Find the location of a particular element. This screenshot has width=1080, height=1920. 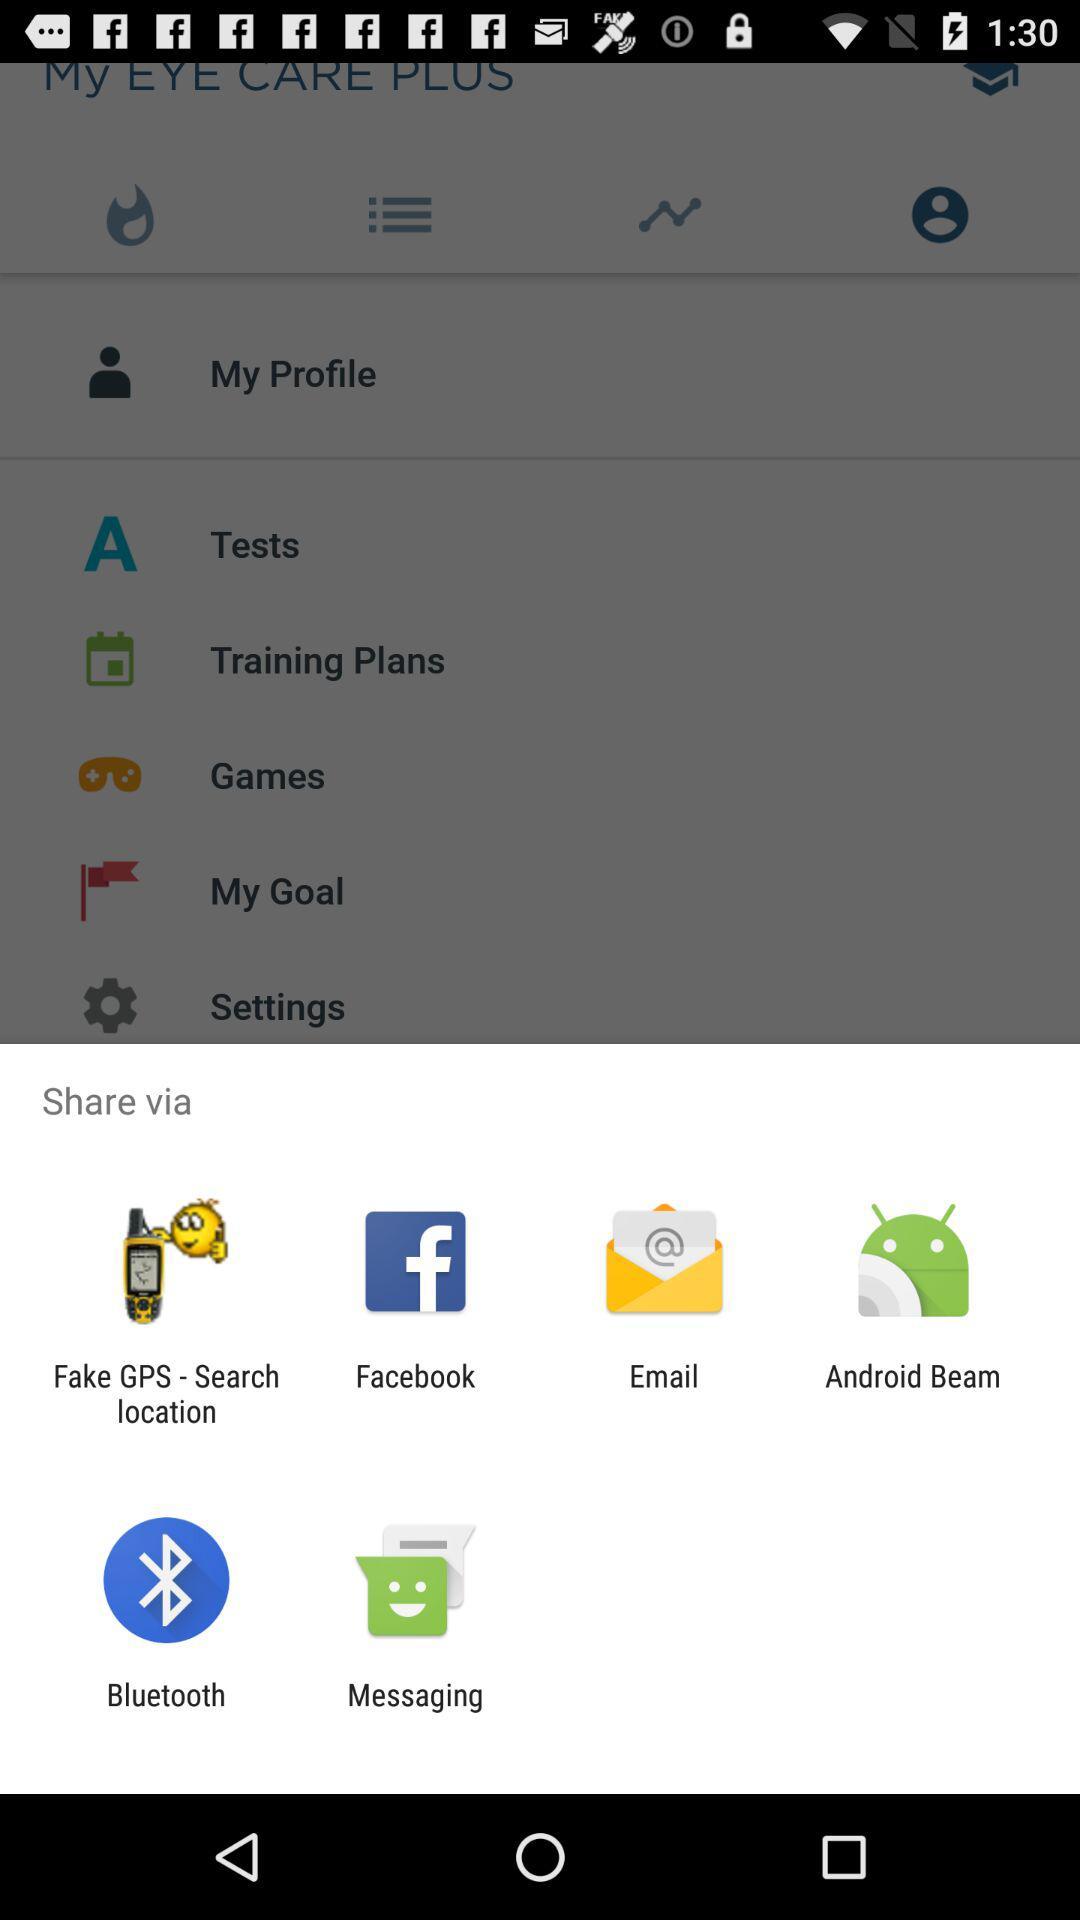

the app next to messaging app is located at coordinates (165, 1711).